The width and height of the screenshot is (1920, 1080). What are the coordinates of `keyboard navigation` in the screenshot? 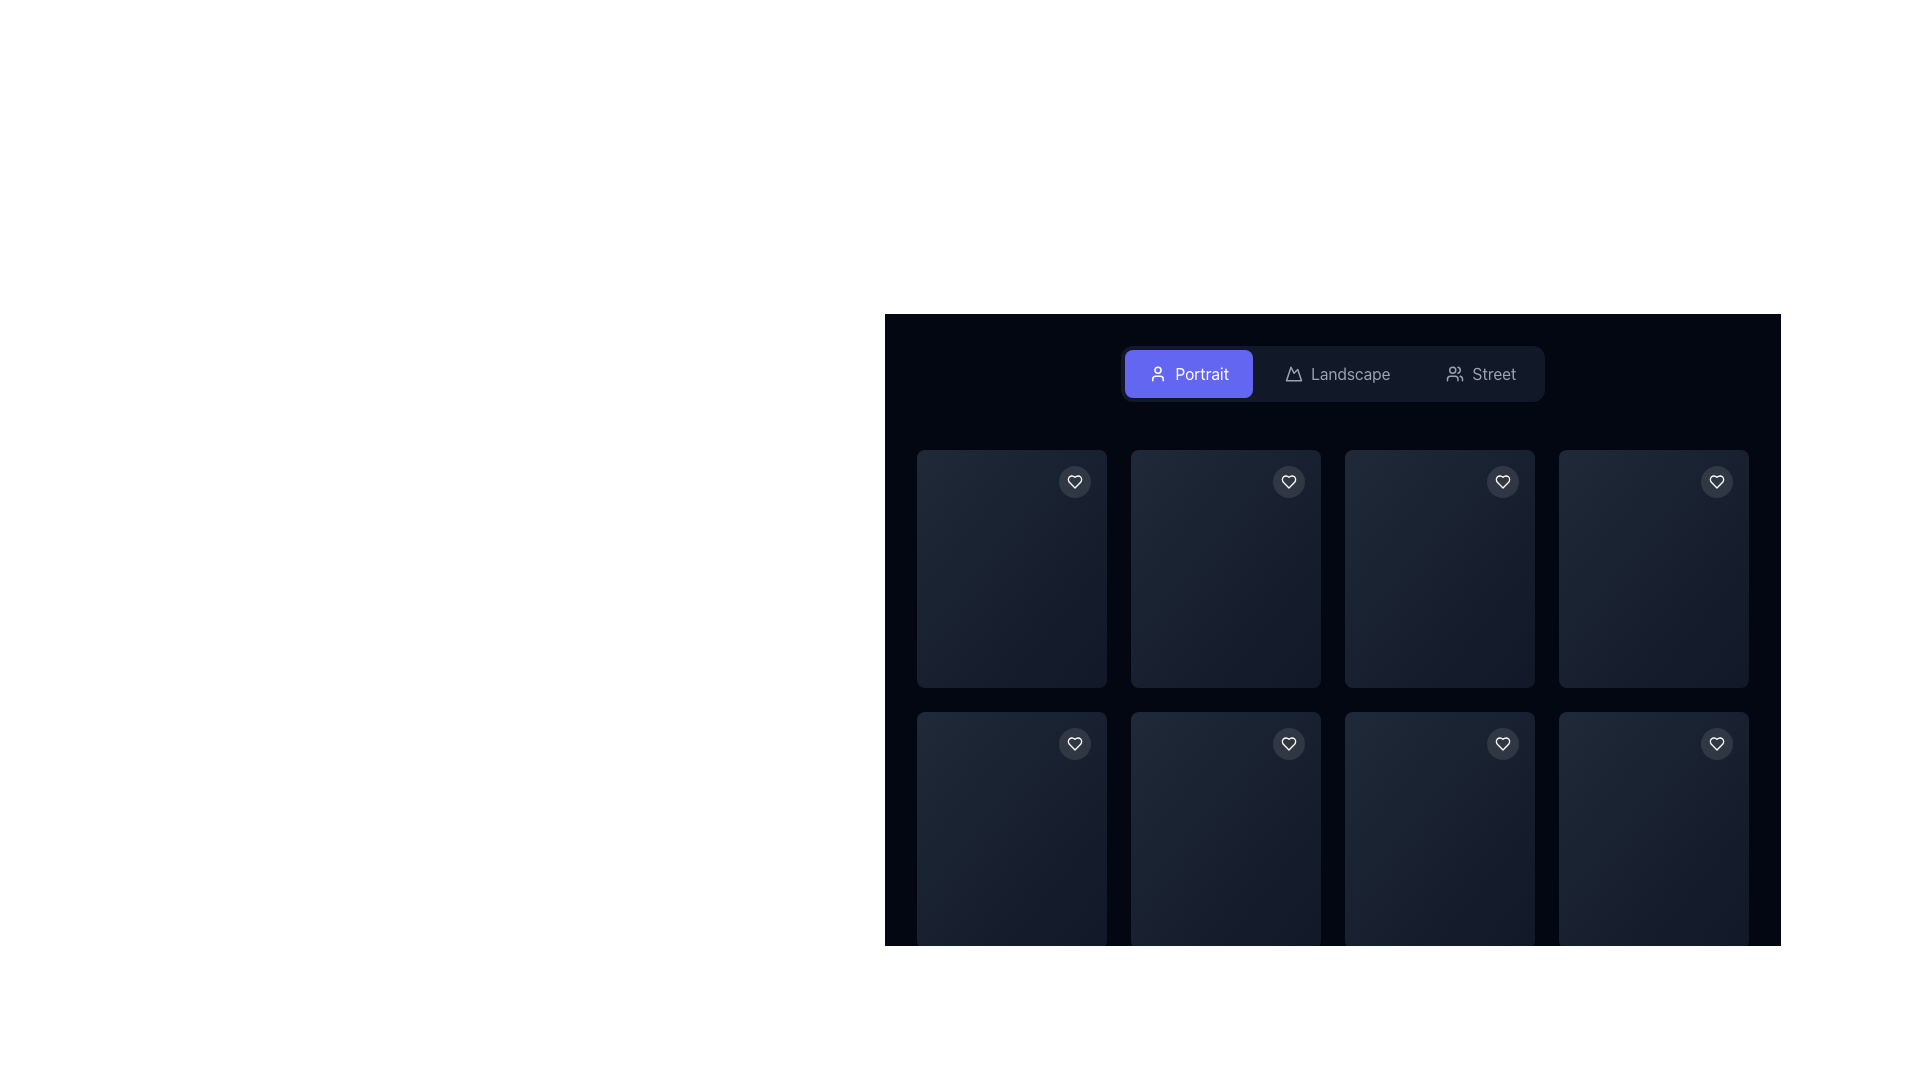 It's located at (1289, 743).